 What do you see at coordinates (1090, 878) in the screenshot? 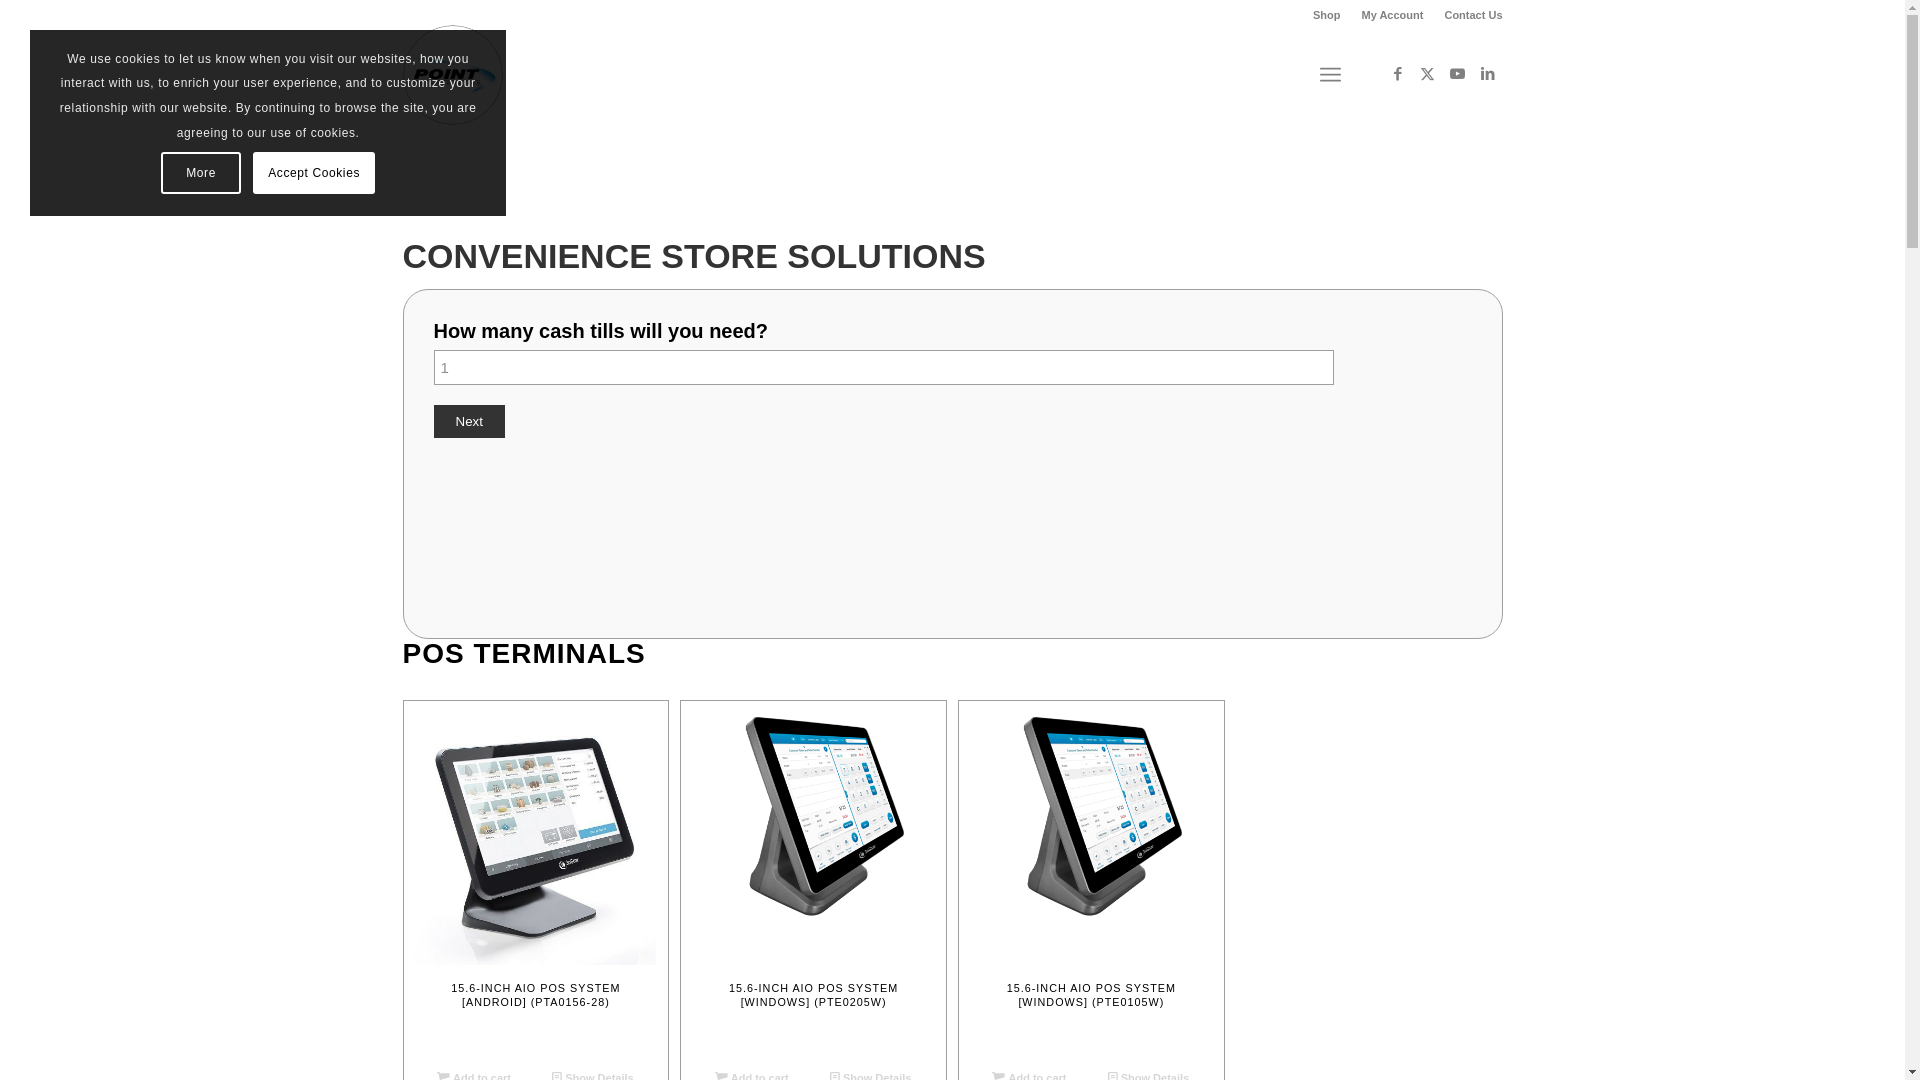
I see `'15.6-INCH AIO POS SYSTEM [WINDOWS] (PTE0105W)'` at bounding box center [1090, 878].